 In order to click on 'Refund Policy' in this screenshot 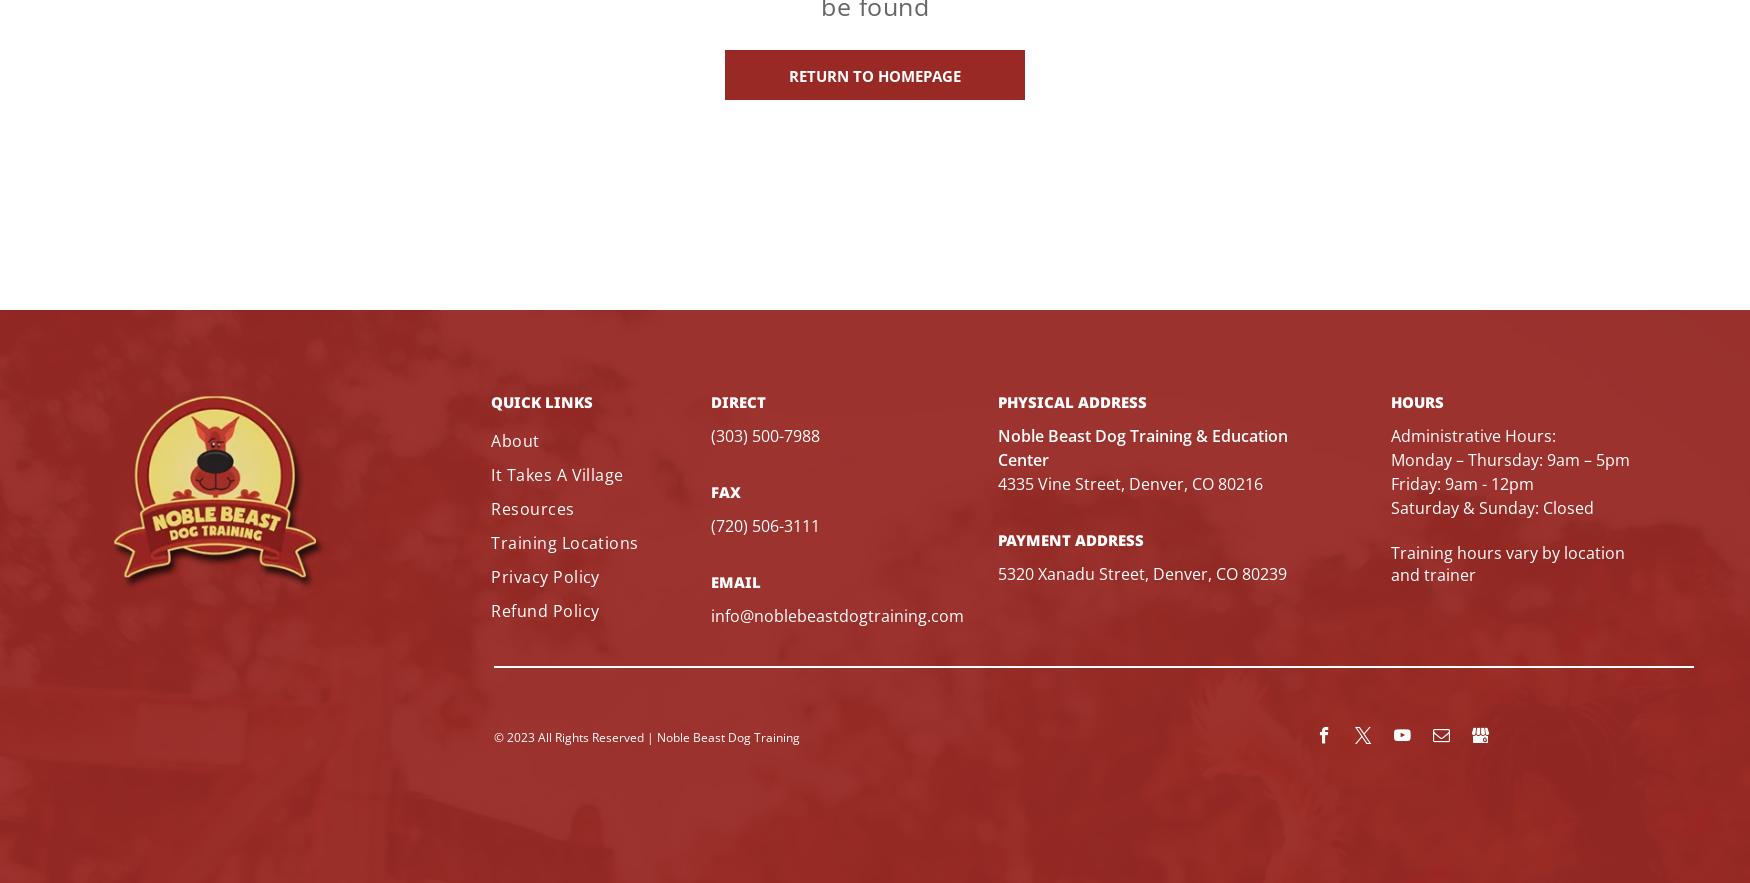, I will do `click(543, 608)`.